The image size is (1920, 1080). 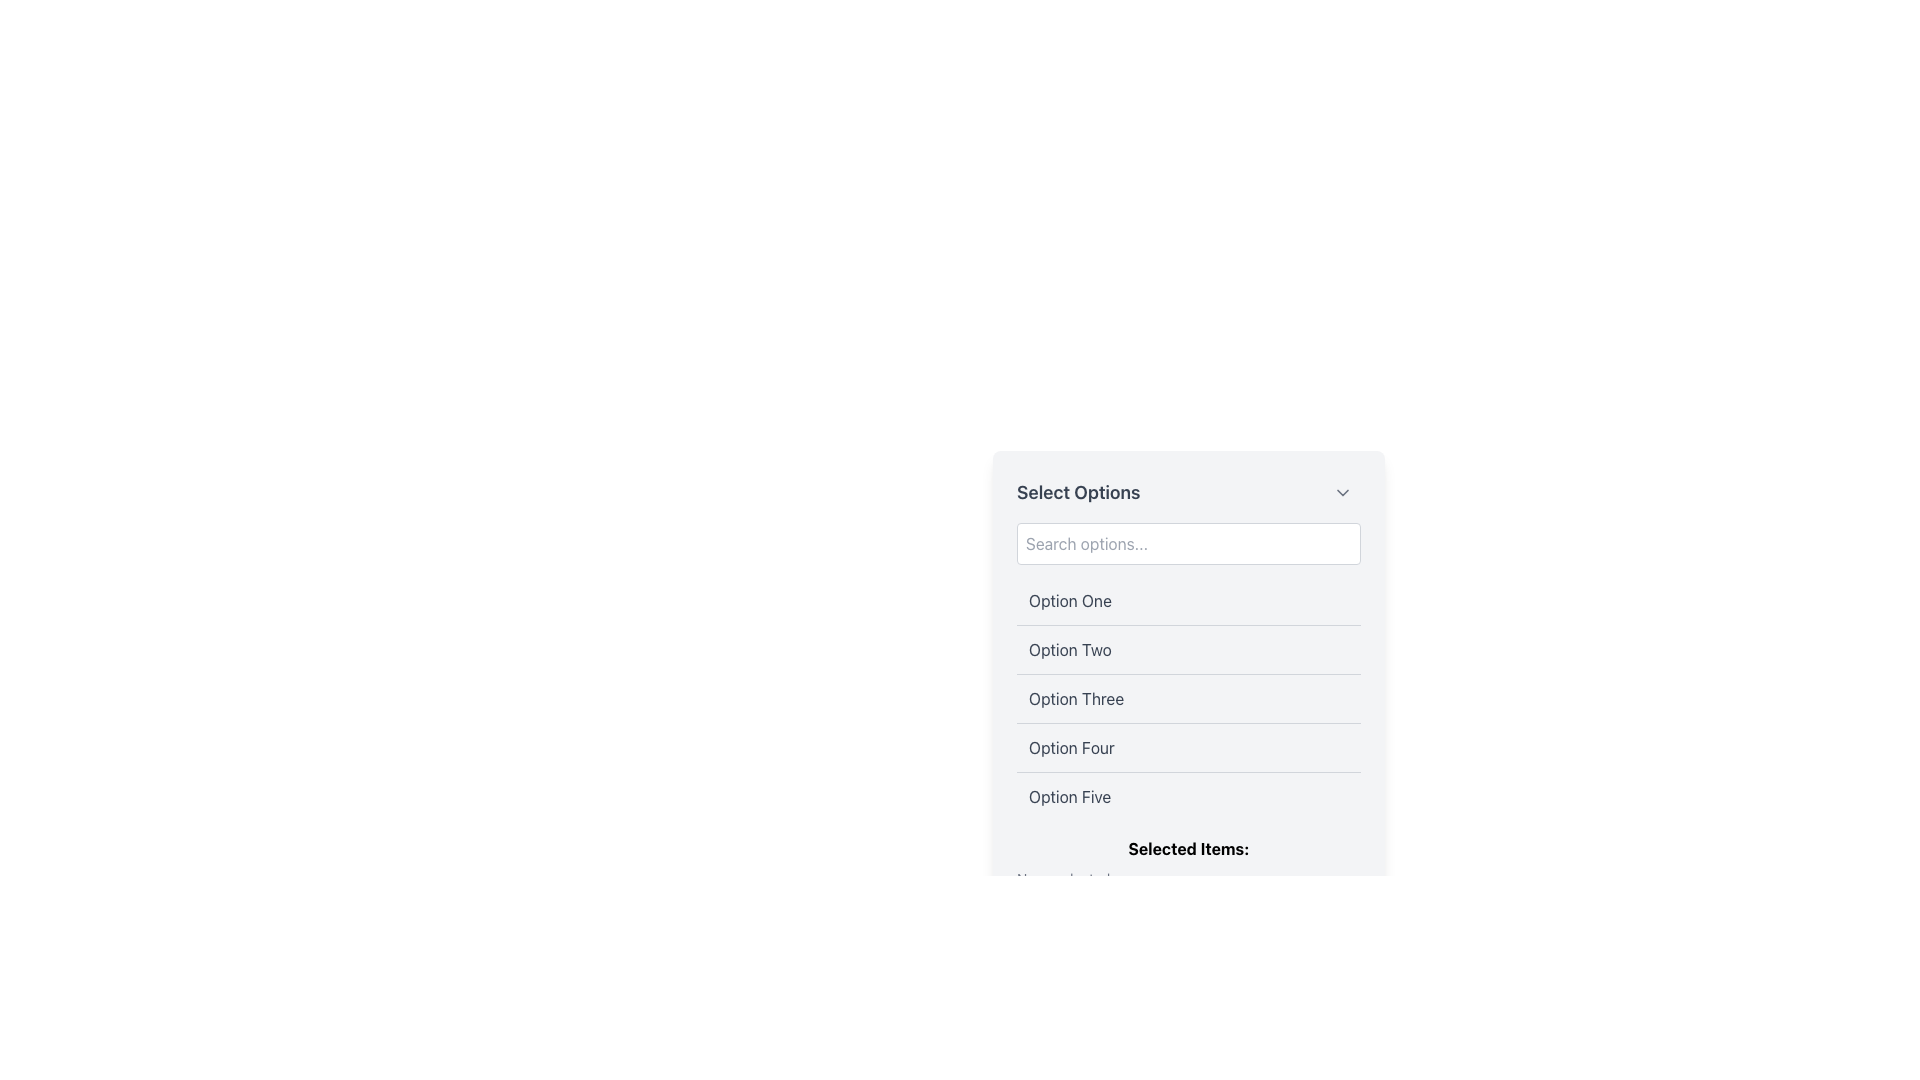 What do you see at coordinates (1070, 748) in the screenshot?
I see `the text label 'Option Four'` at bounding box center [1070, 748].